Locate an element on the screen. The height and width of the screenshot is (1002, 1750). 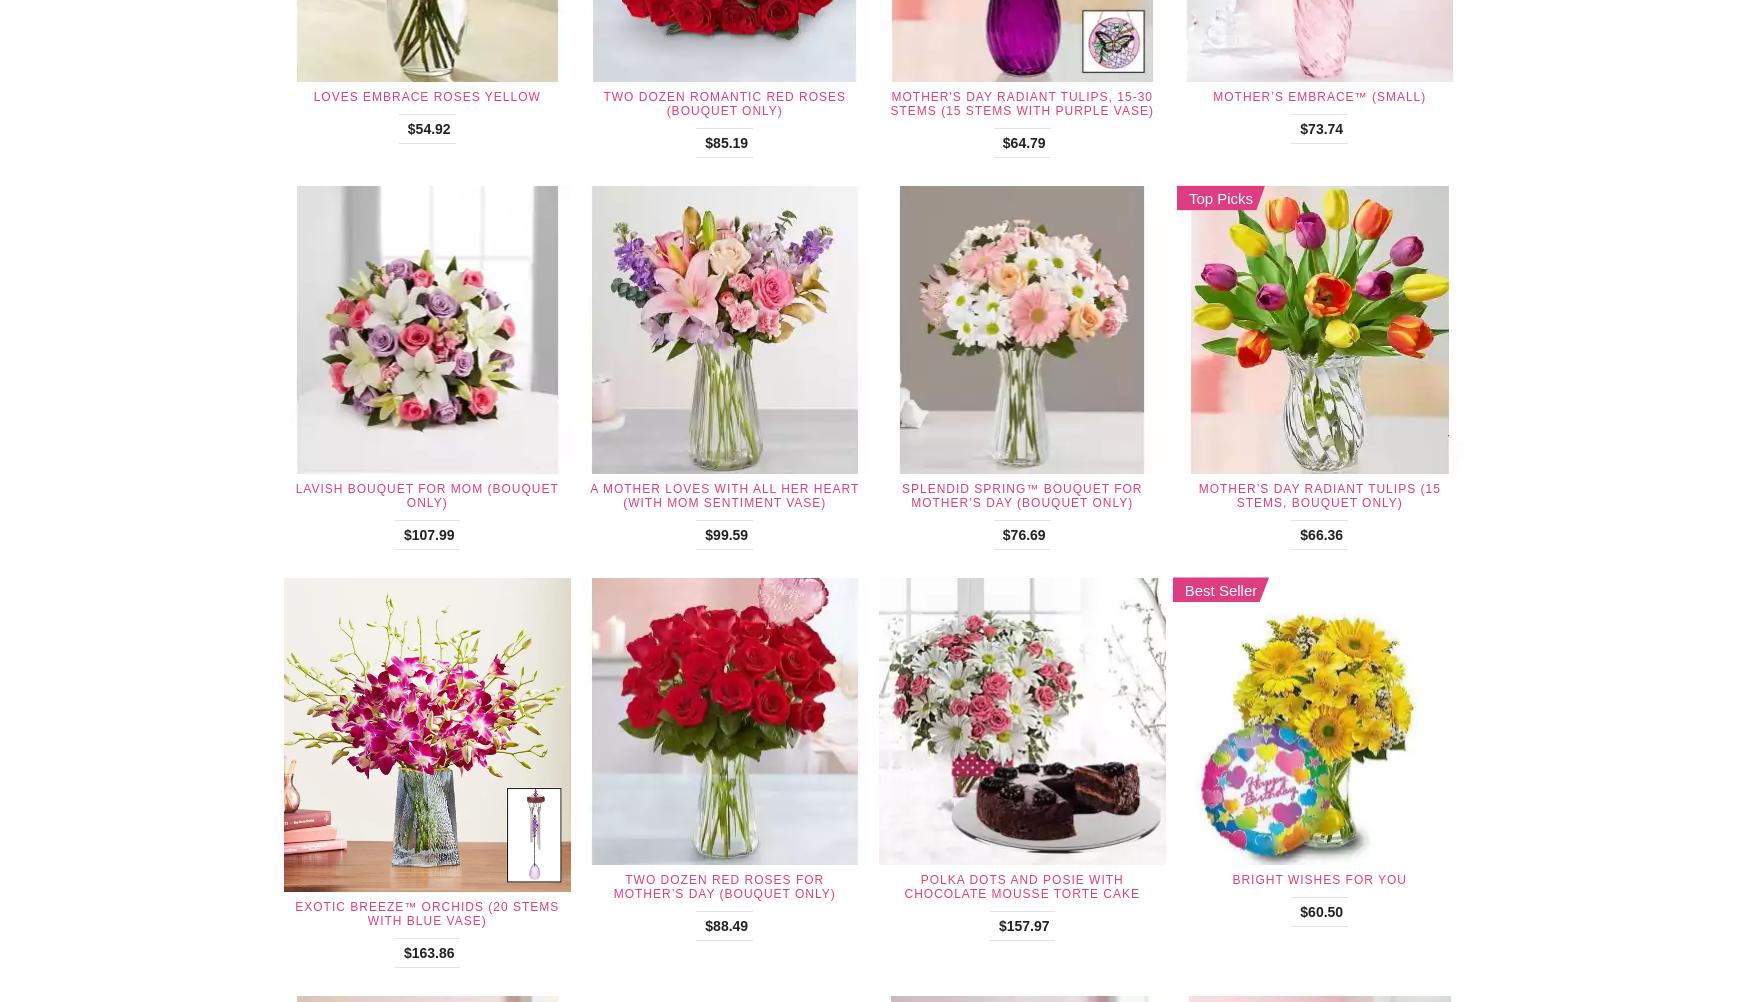
'Loves Embrace Roses Yellow' is located at coordinates (425, 95).